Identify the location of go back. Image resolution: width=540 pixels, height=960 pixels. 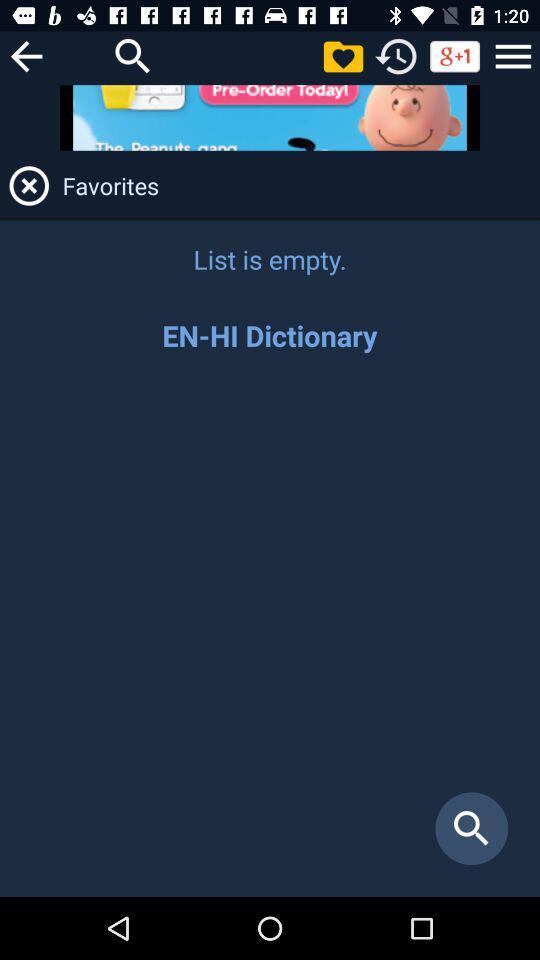
(25, 55).